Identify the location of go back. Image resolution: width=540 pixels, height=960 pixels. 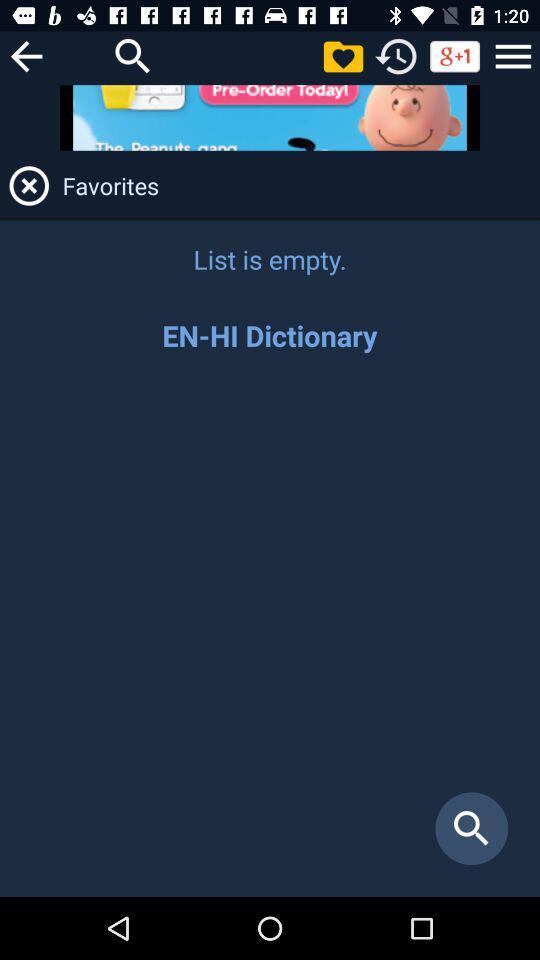
(25, 55).